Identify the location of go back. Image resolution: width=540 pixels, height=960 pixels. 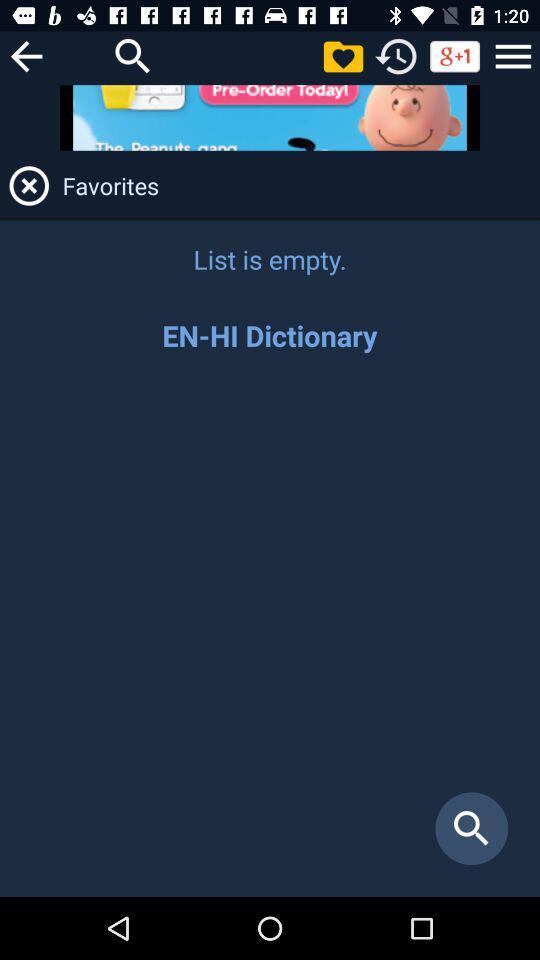
(25, 55).